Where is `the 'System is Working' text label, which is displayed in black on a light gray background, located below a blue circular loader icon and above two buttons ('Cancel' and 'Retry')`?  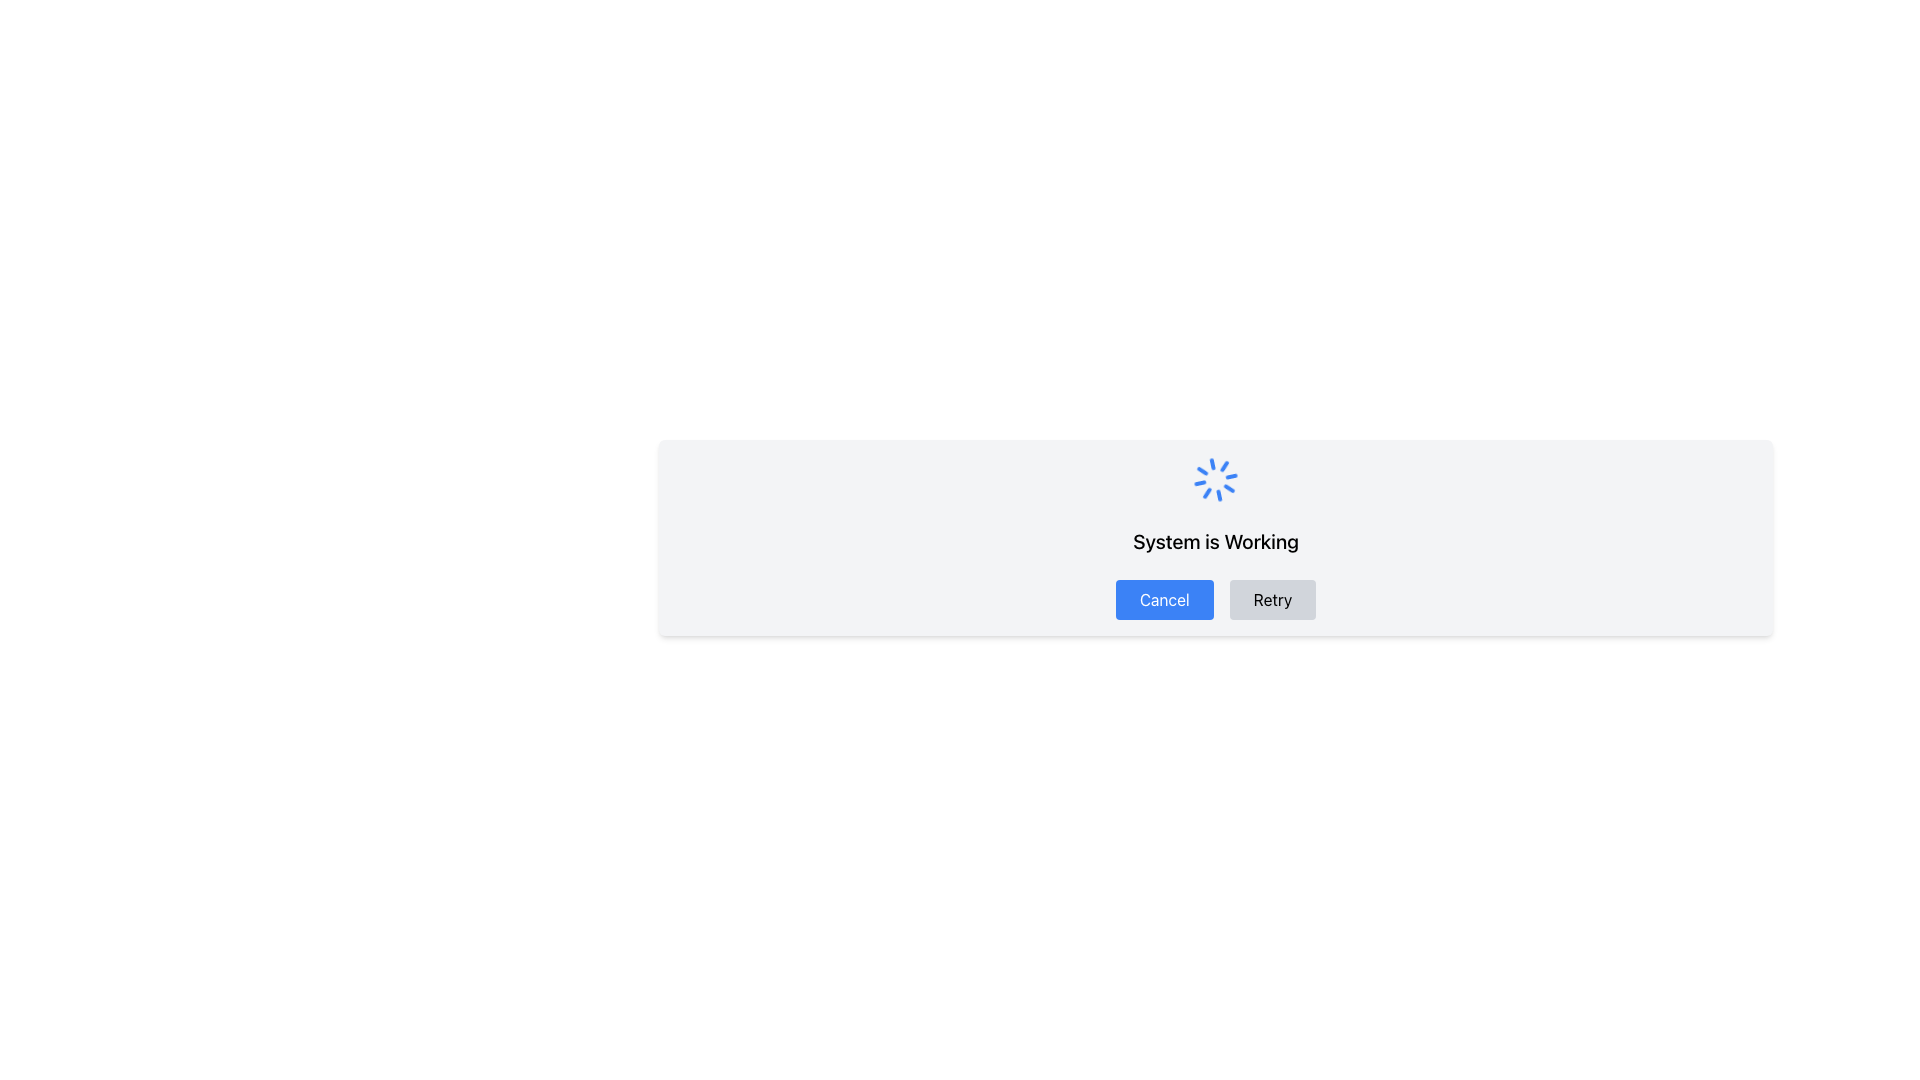 the 'System is Working' text label, which is displayed in black on a light gray background, located below a blue circular loader icon and above two buttons ('Cancel' and 'Retry') is located at coordinates (1214, 542).